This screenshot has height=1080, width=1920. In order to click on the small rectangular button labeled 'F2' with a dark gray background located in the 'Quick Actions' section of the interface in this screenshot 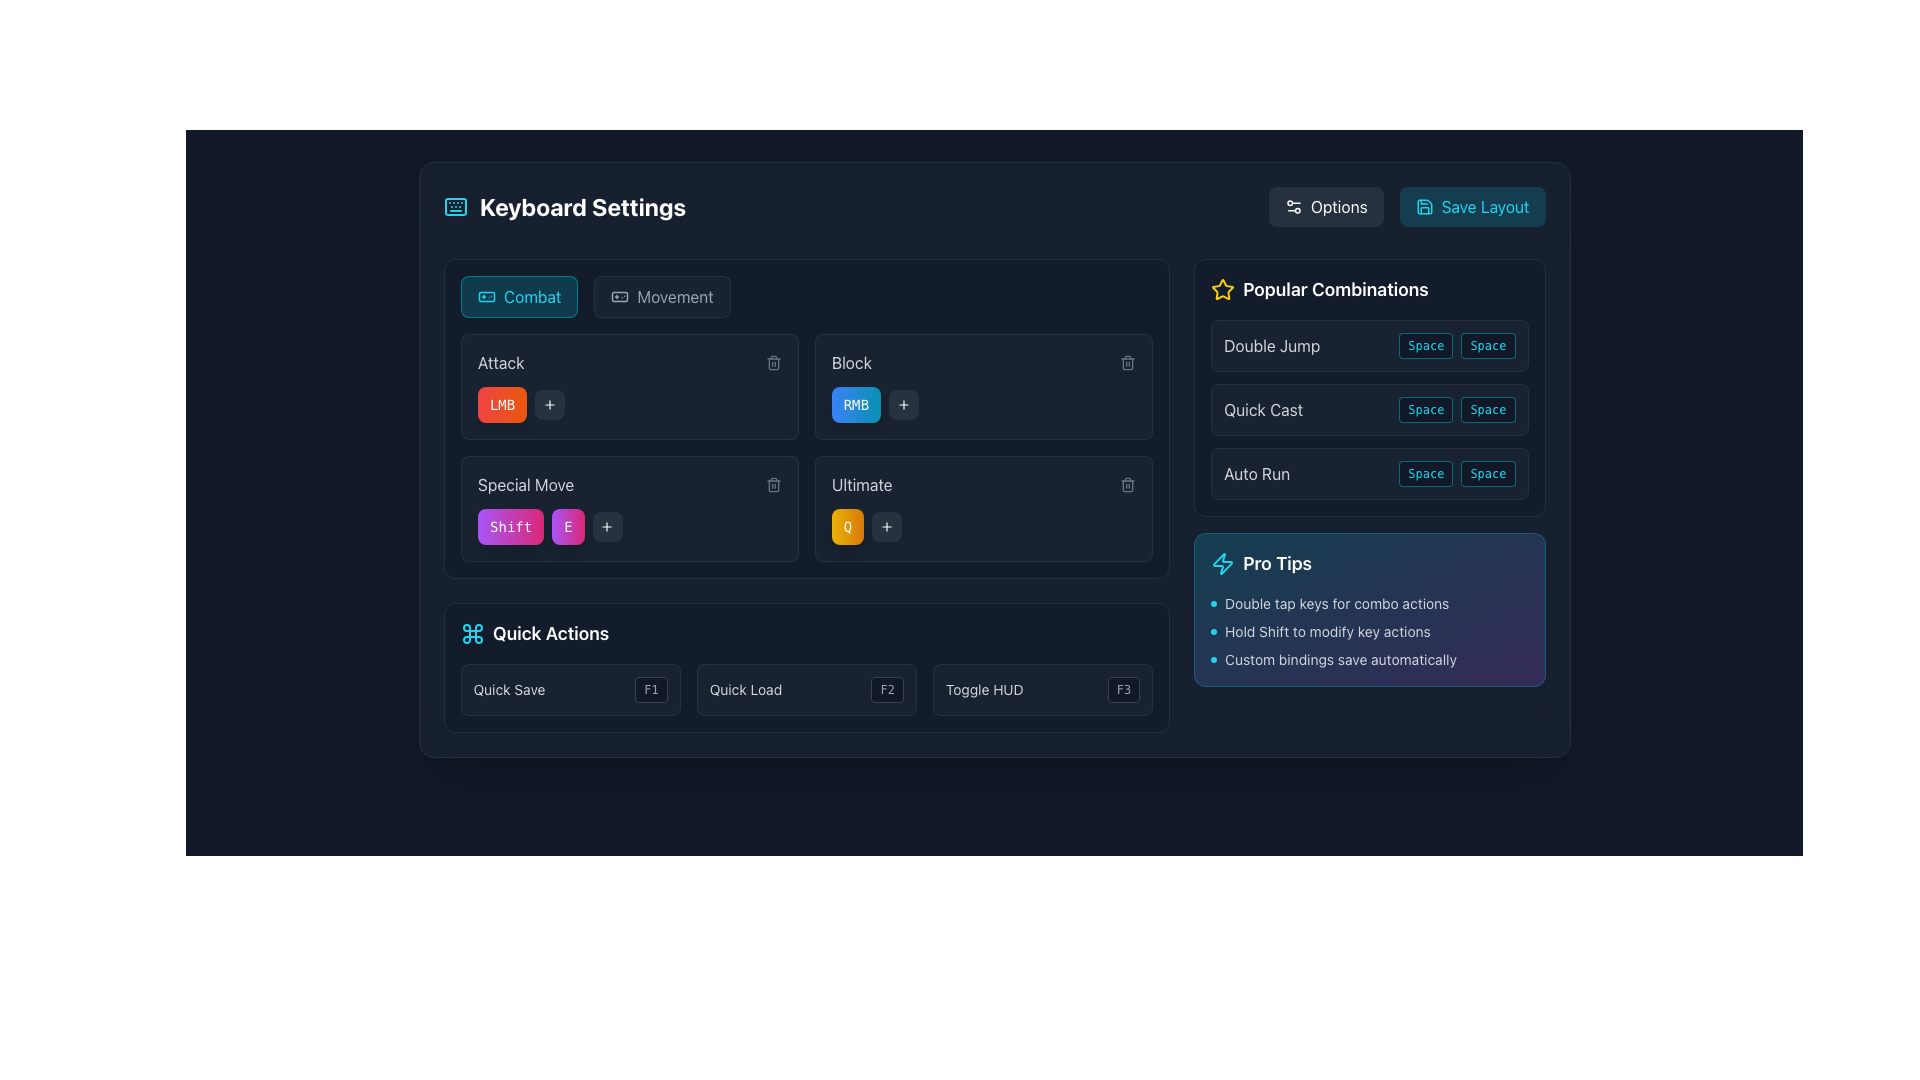, I will do `click(886, 689)`.